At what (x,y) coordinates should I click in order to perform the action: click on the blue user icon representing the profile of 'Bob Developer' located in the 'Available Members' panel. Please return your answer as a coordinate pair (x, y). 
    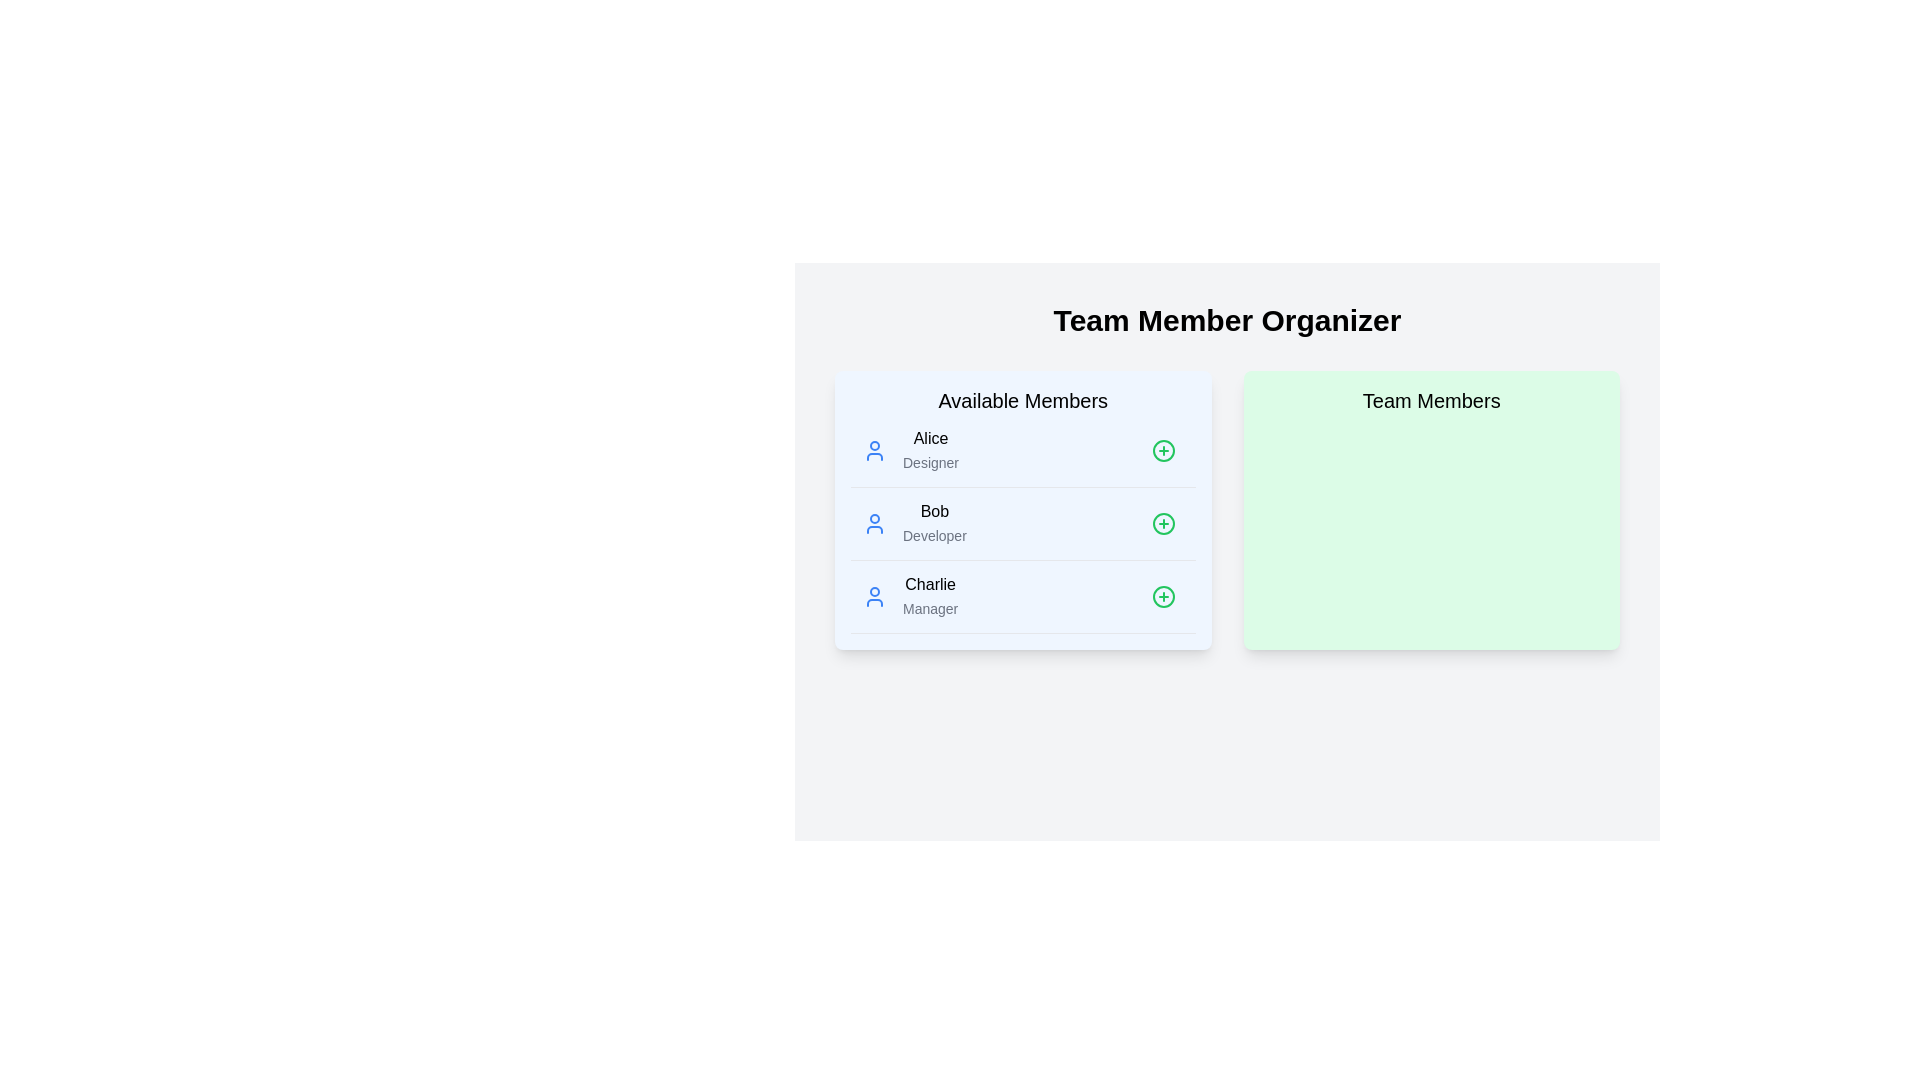
    Looking at the image, I should click on (874, 523).